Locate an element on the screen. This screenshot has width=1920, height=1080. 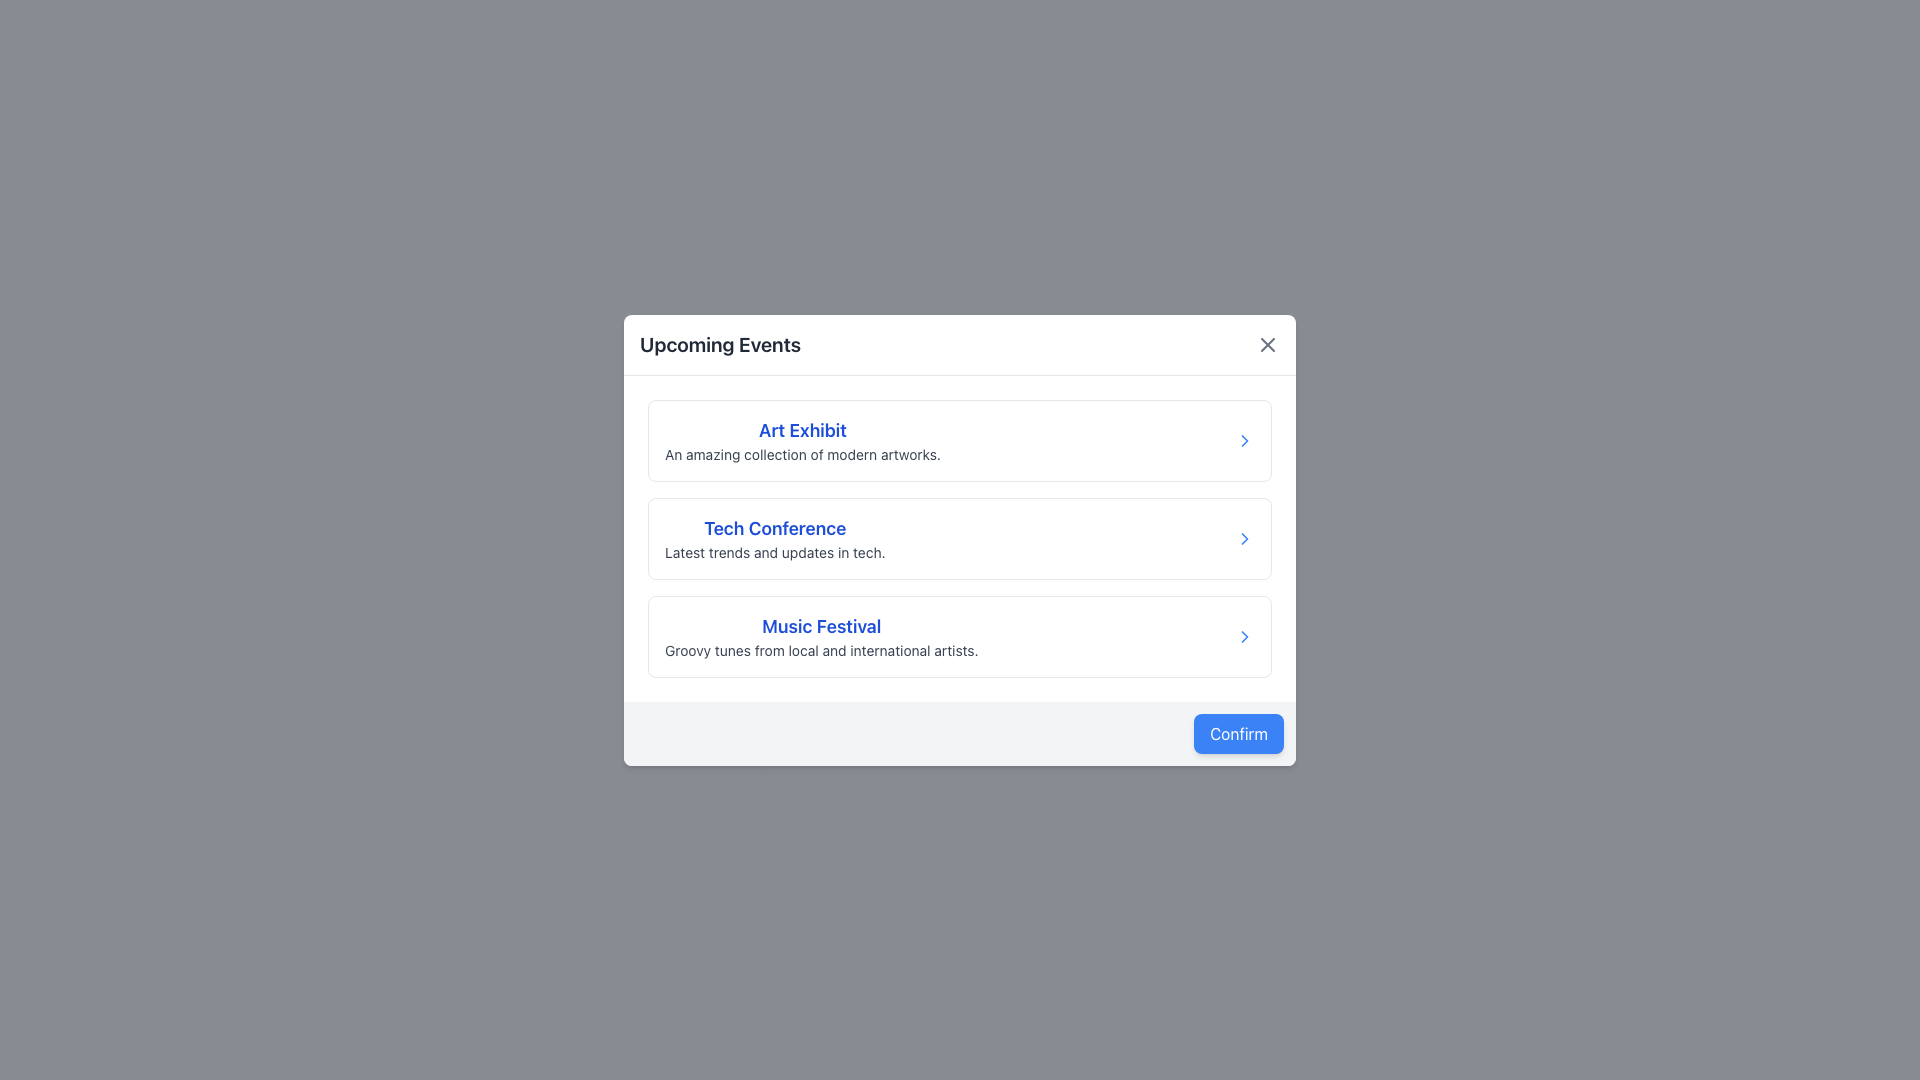
the event information text block located at the top of the list in the white bordered card of the 'Upcoming Events' modal dialog is located at coordinates (801, 438).